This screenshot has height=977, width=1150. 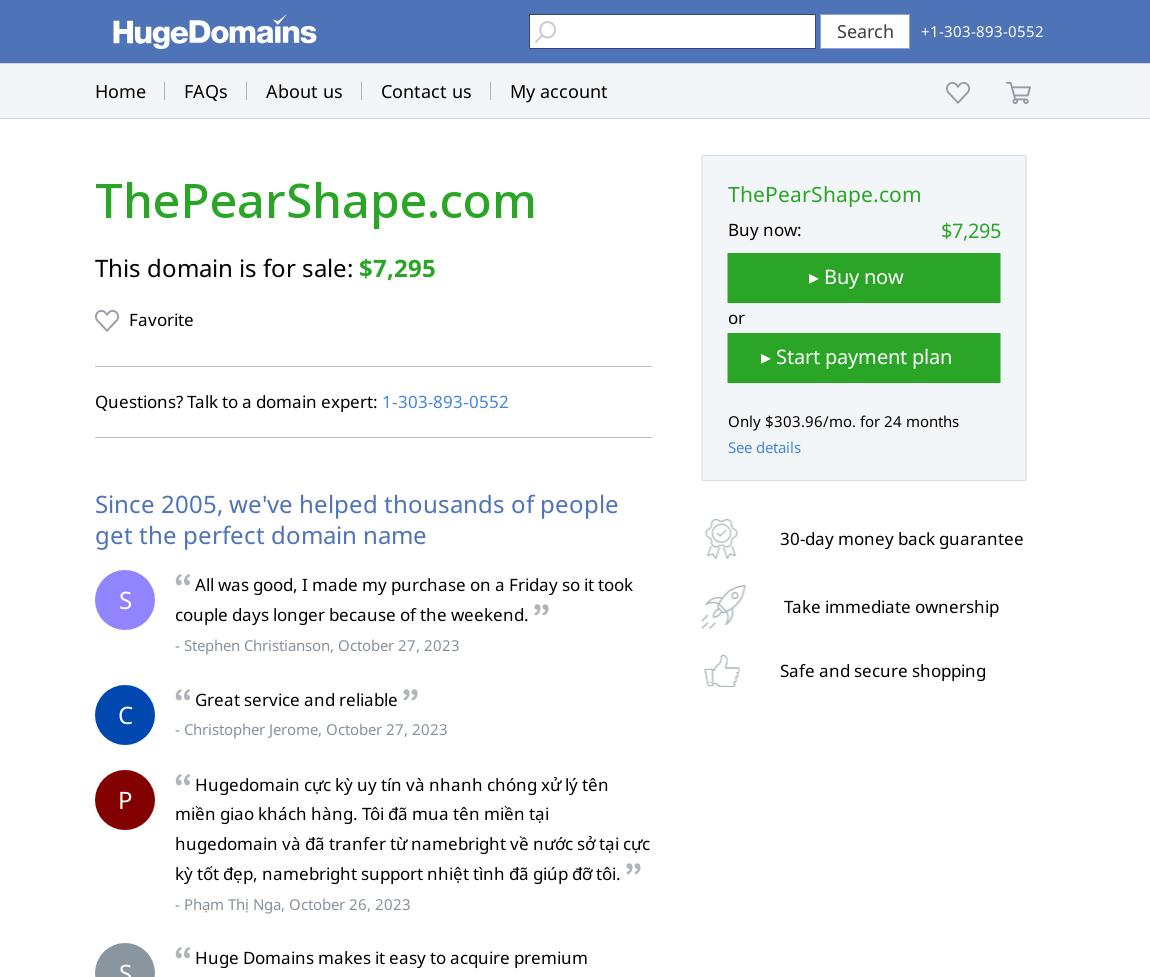 I want to click on 'Contact us', so click(x=426, y=90).